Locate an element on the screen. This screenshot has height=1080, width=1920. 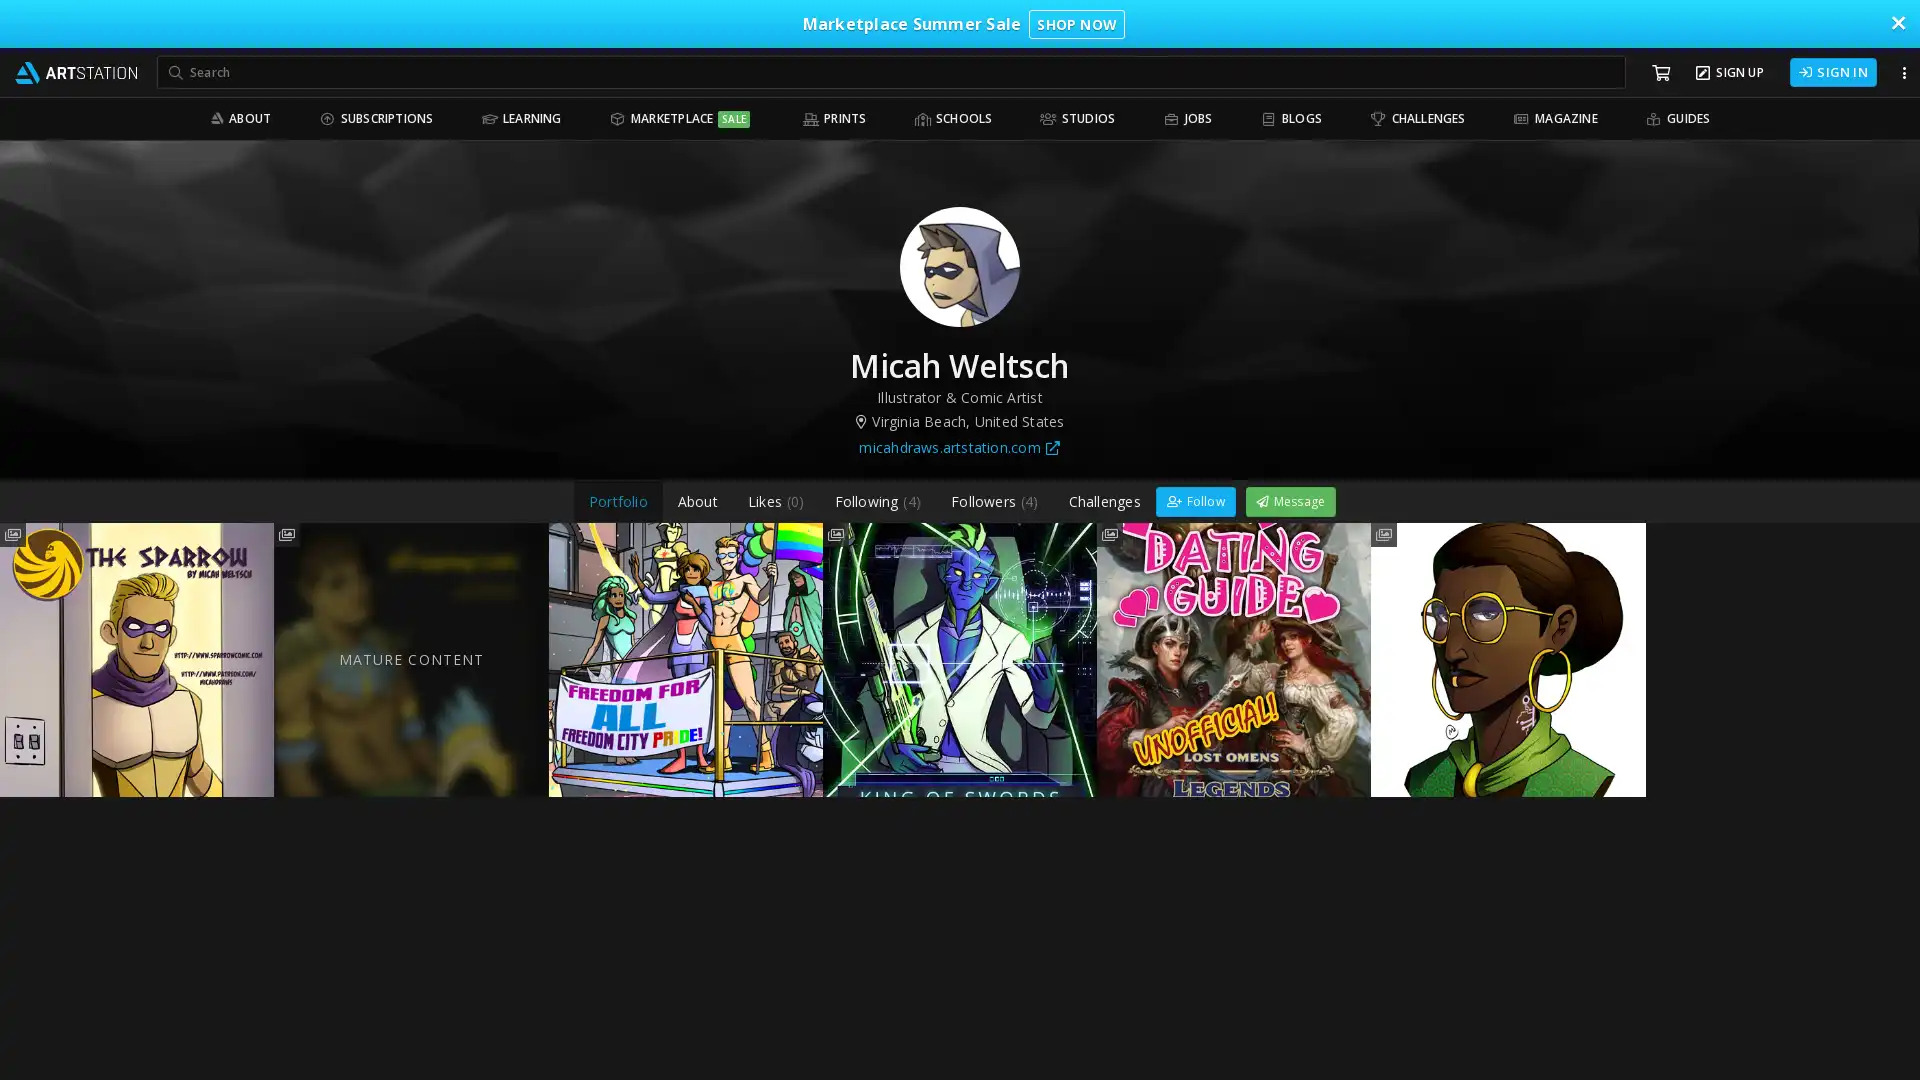
Follow is located at coordinates (1195, 499).